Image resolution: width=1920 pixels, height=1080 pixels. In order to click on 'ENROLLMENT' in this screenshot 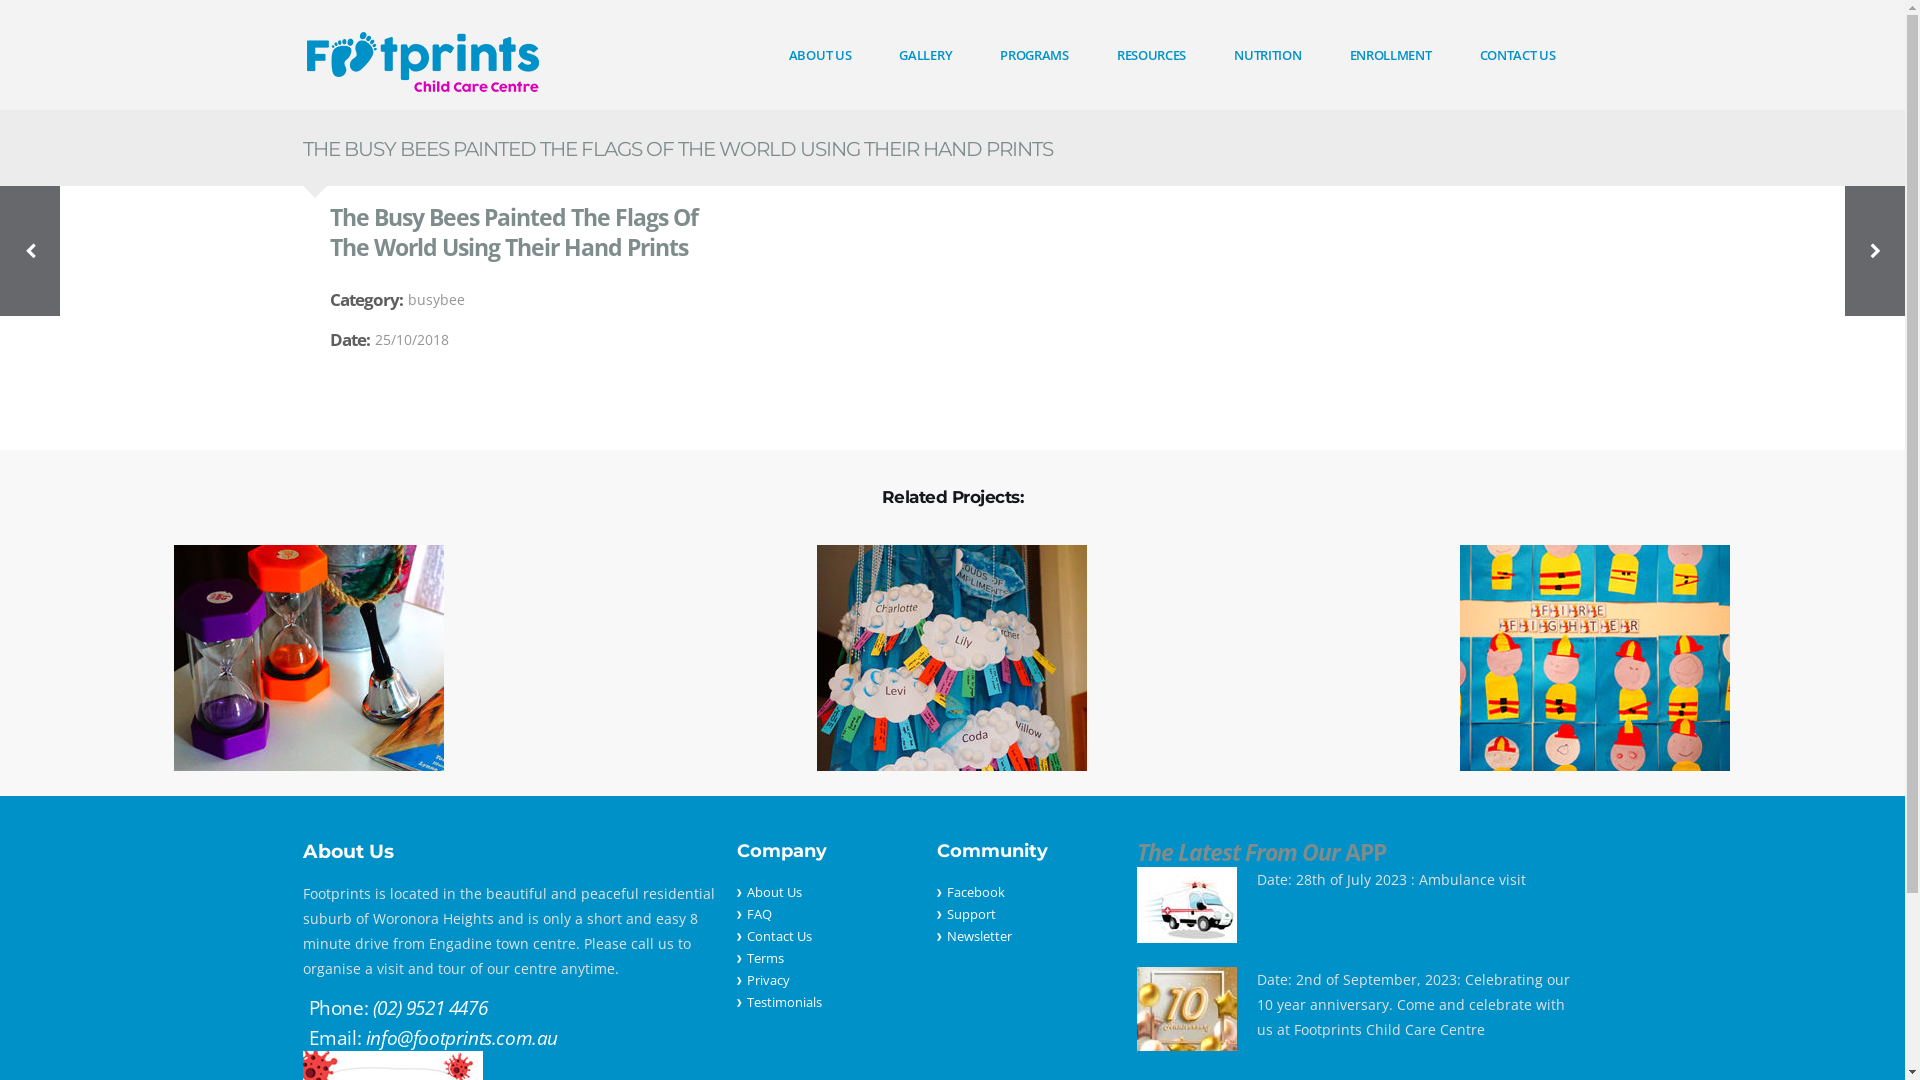, I will do `click(1390, 53)`.